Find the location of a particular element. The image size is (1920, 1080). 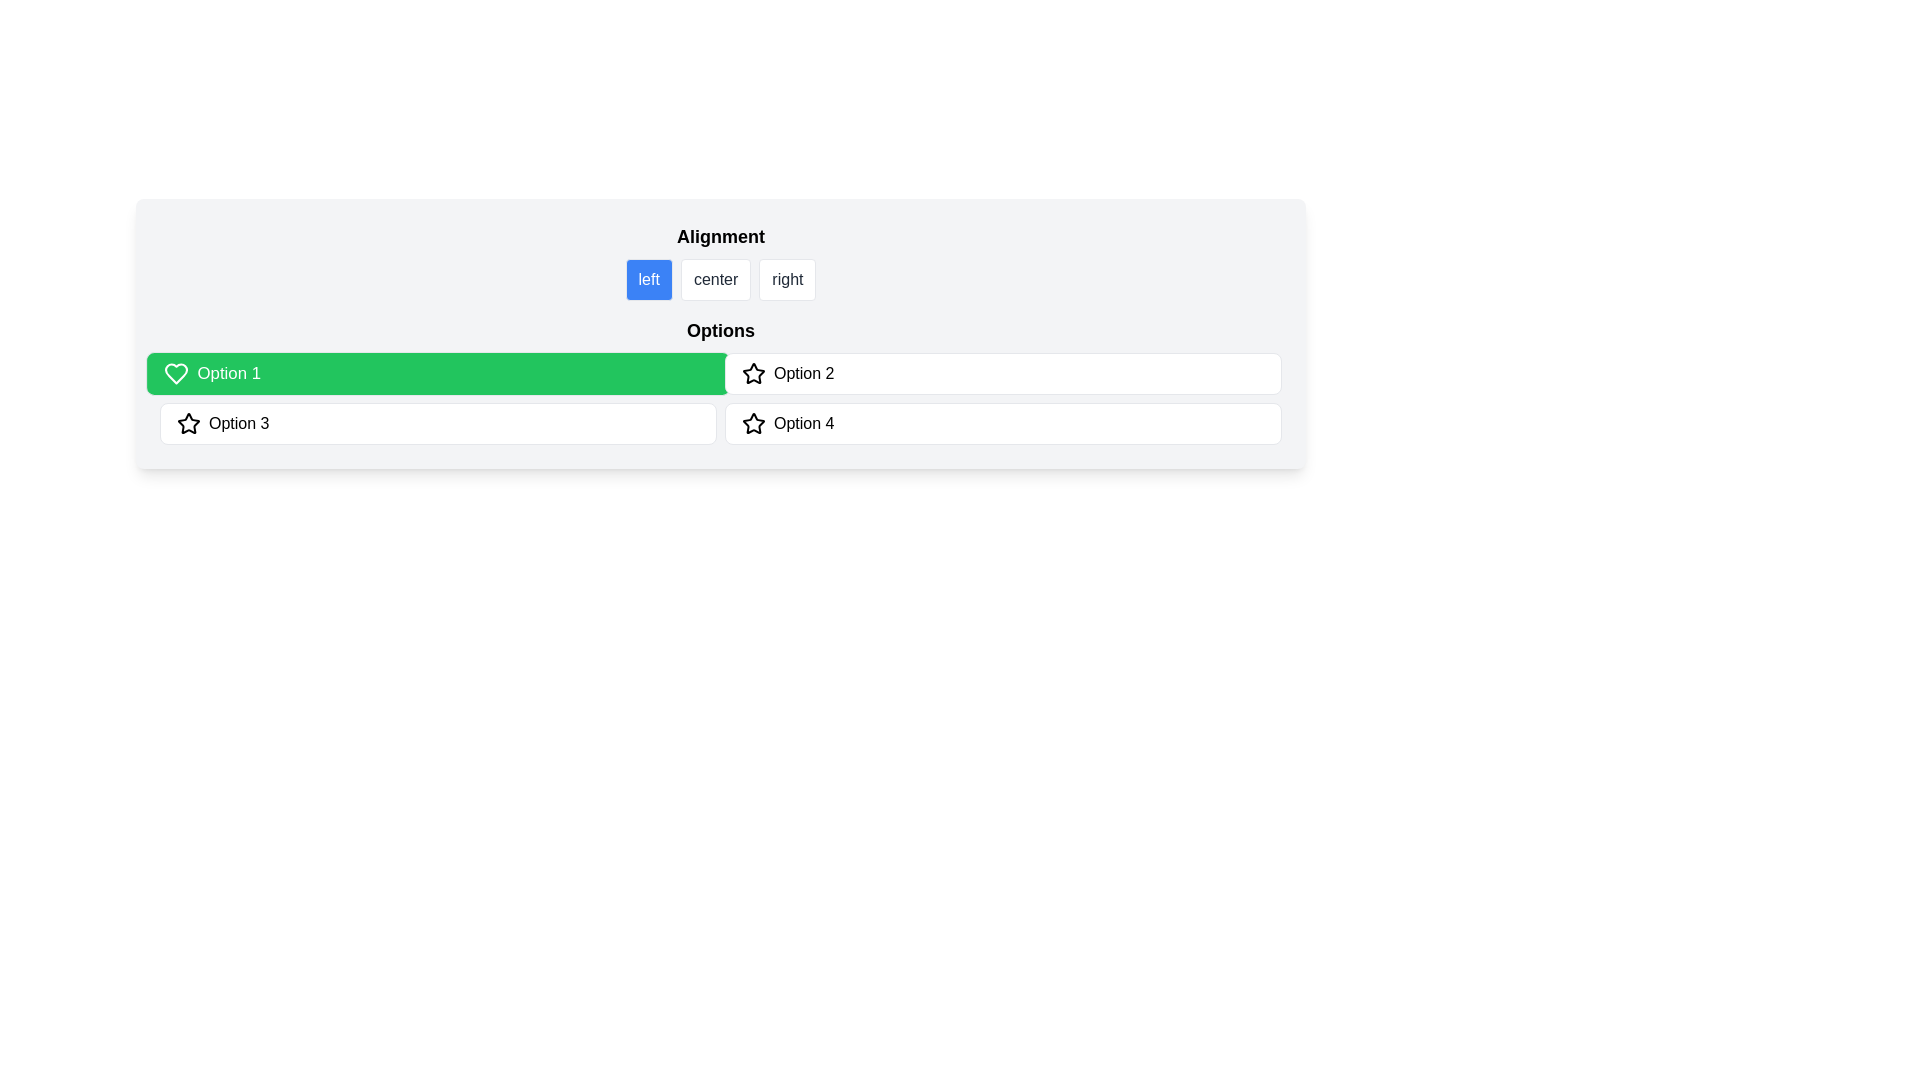

the 'Option 3' button located is located at coordinates (437, 423).